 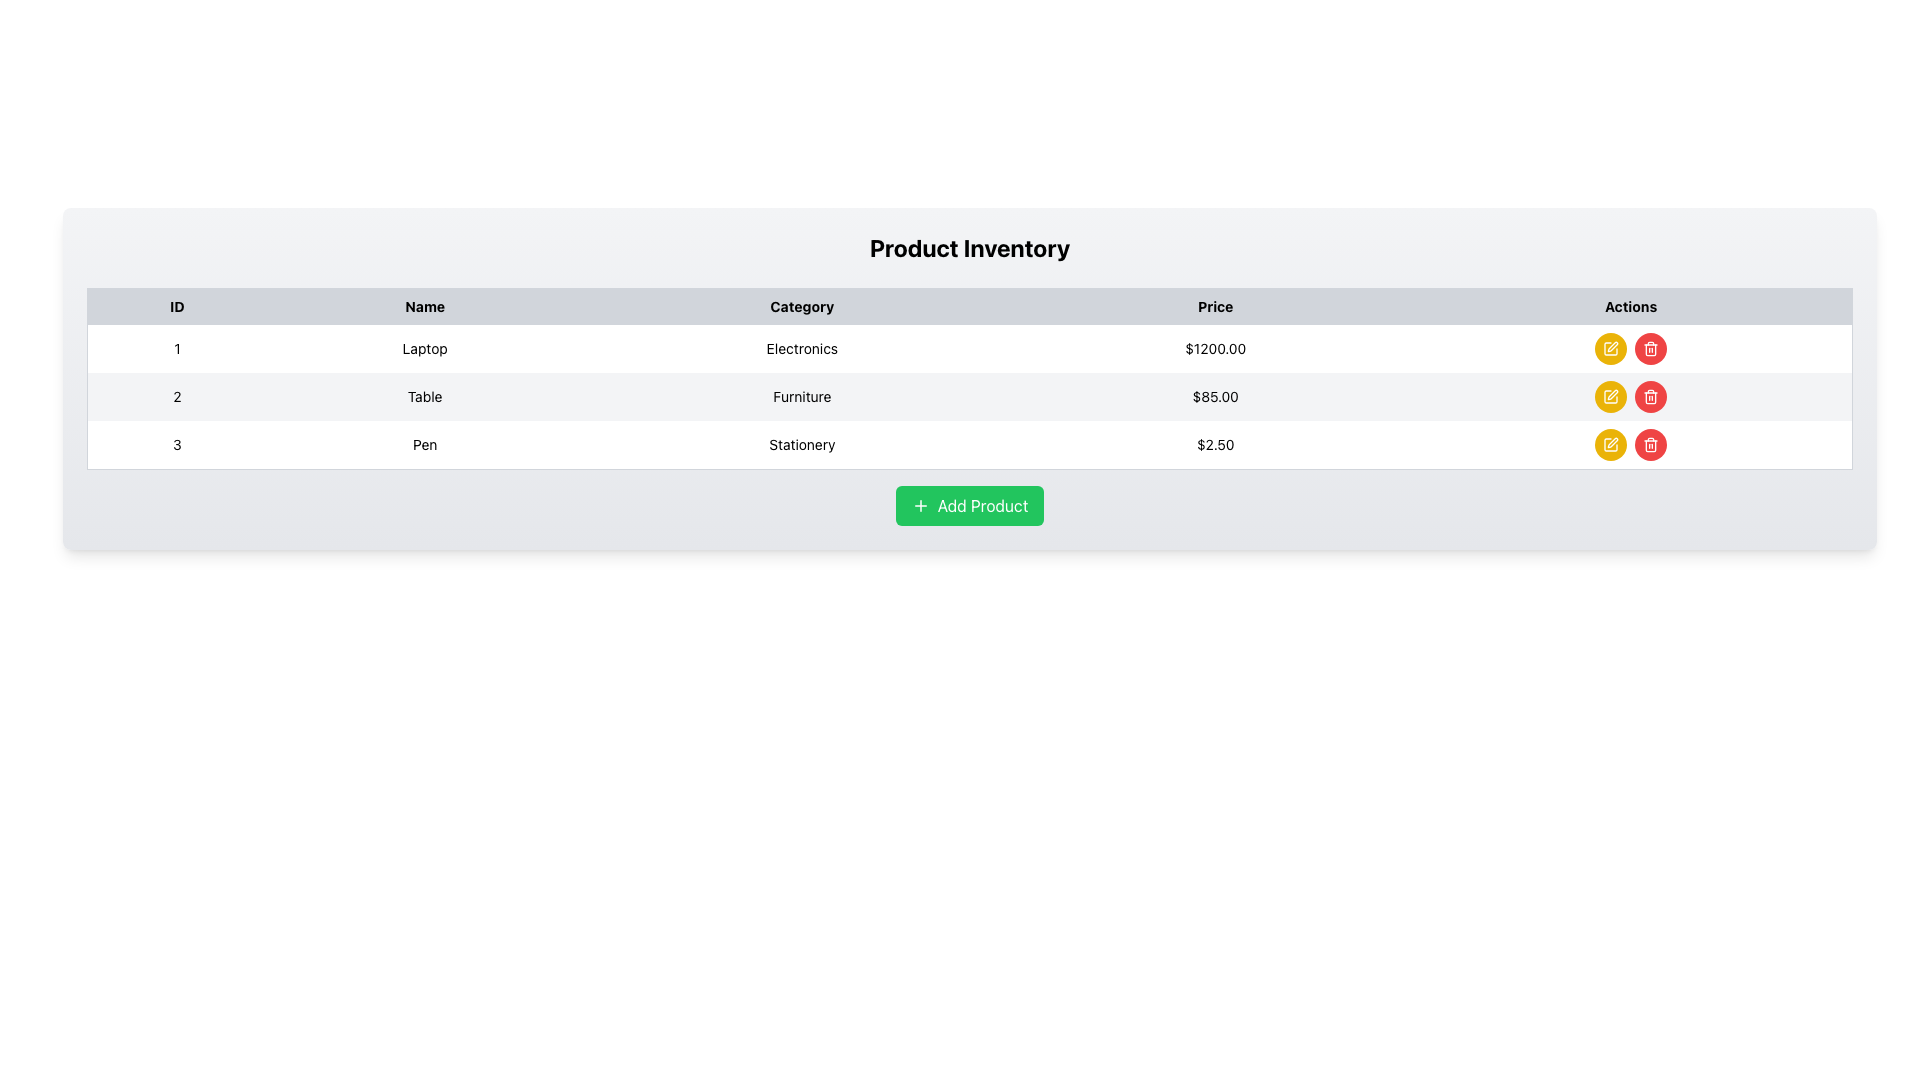 What do you see at coordinates (1651, 443) in the screenshot?
I see `the delete button in the 'Actions' column of the third row of the table` at bounding box center [1651, 443].